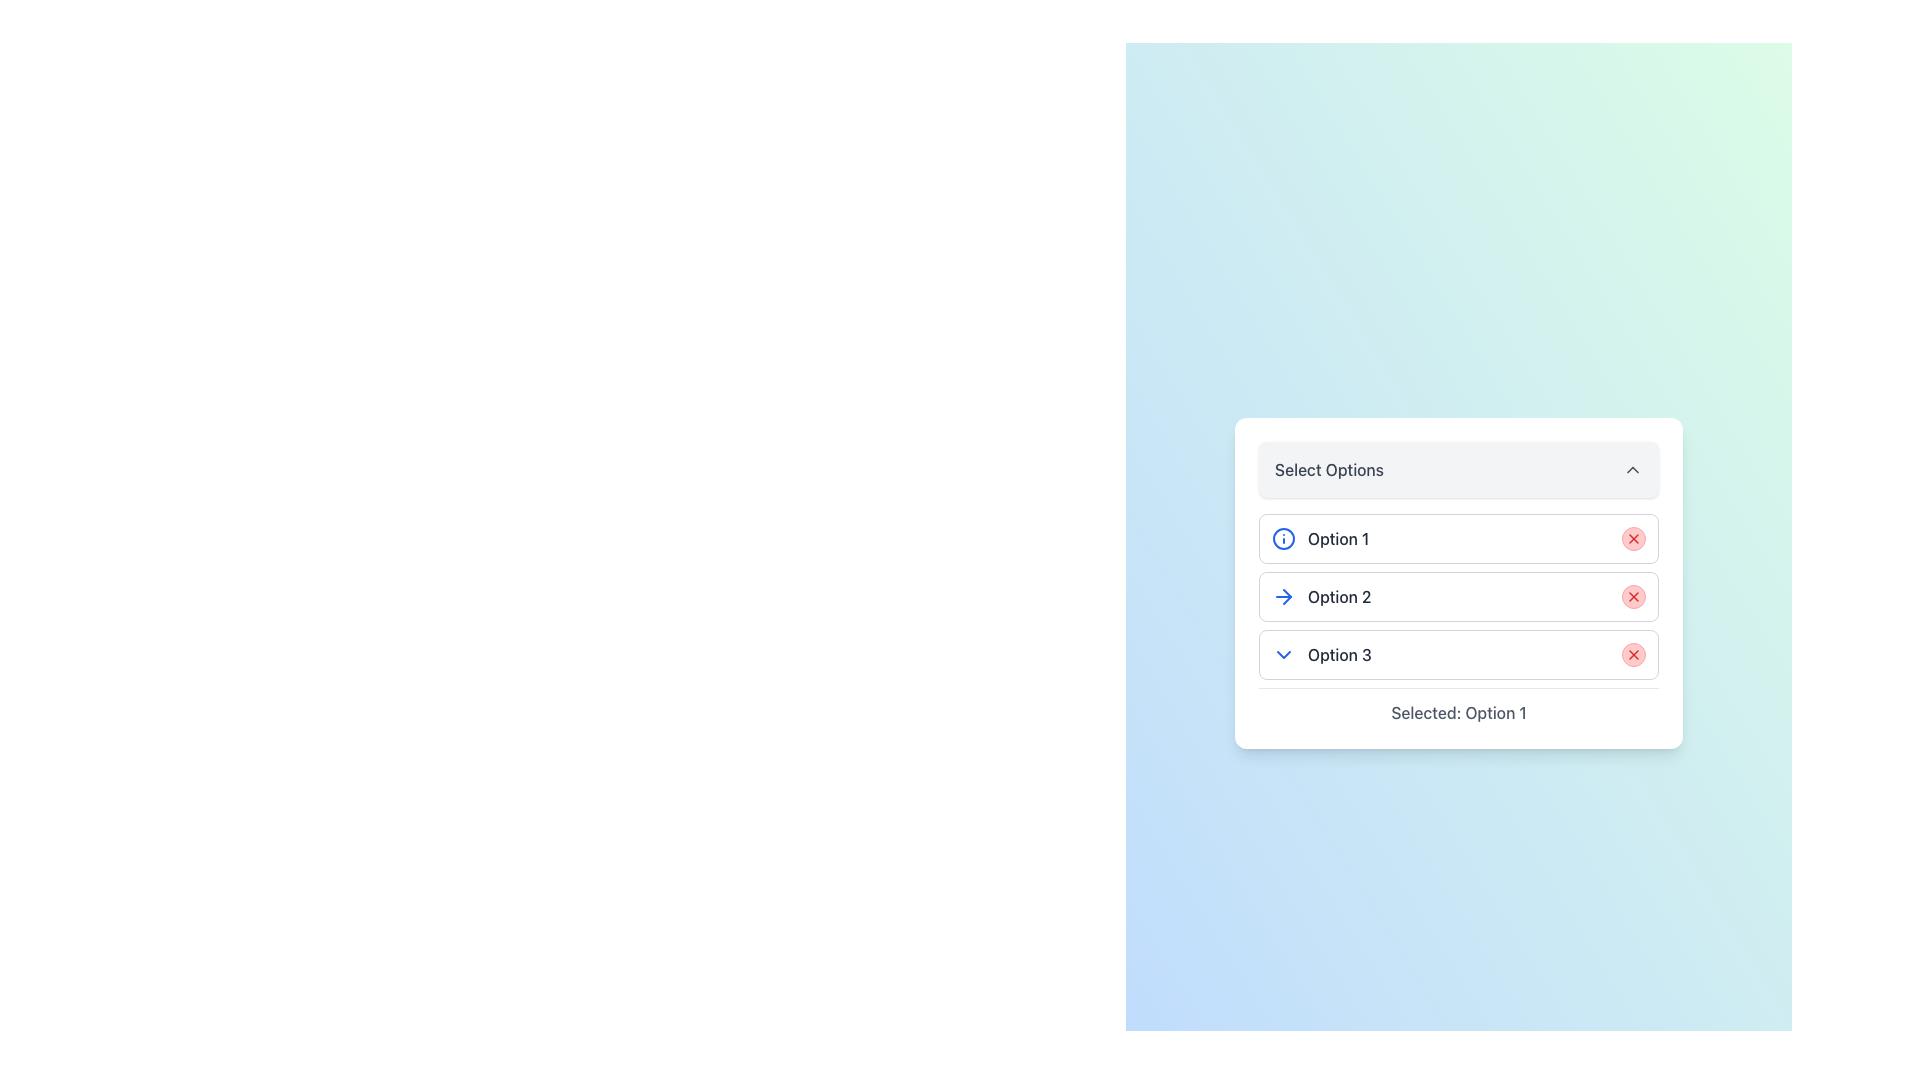 This screenshot has width=1920, height=1080. I want to click on the first option in the vertically stacked selection list, which is represented by a Text label with an associated icon, so click(1320, 537).